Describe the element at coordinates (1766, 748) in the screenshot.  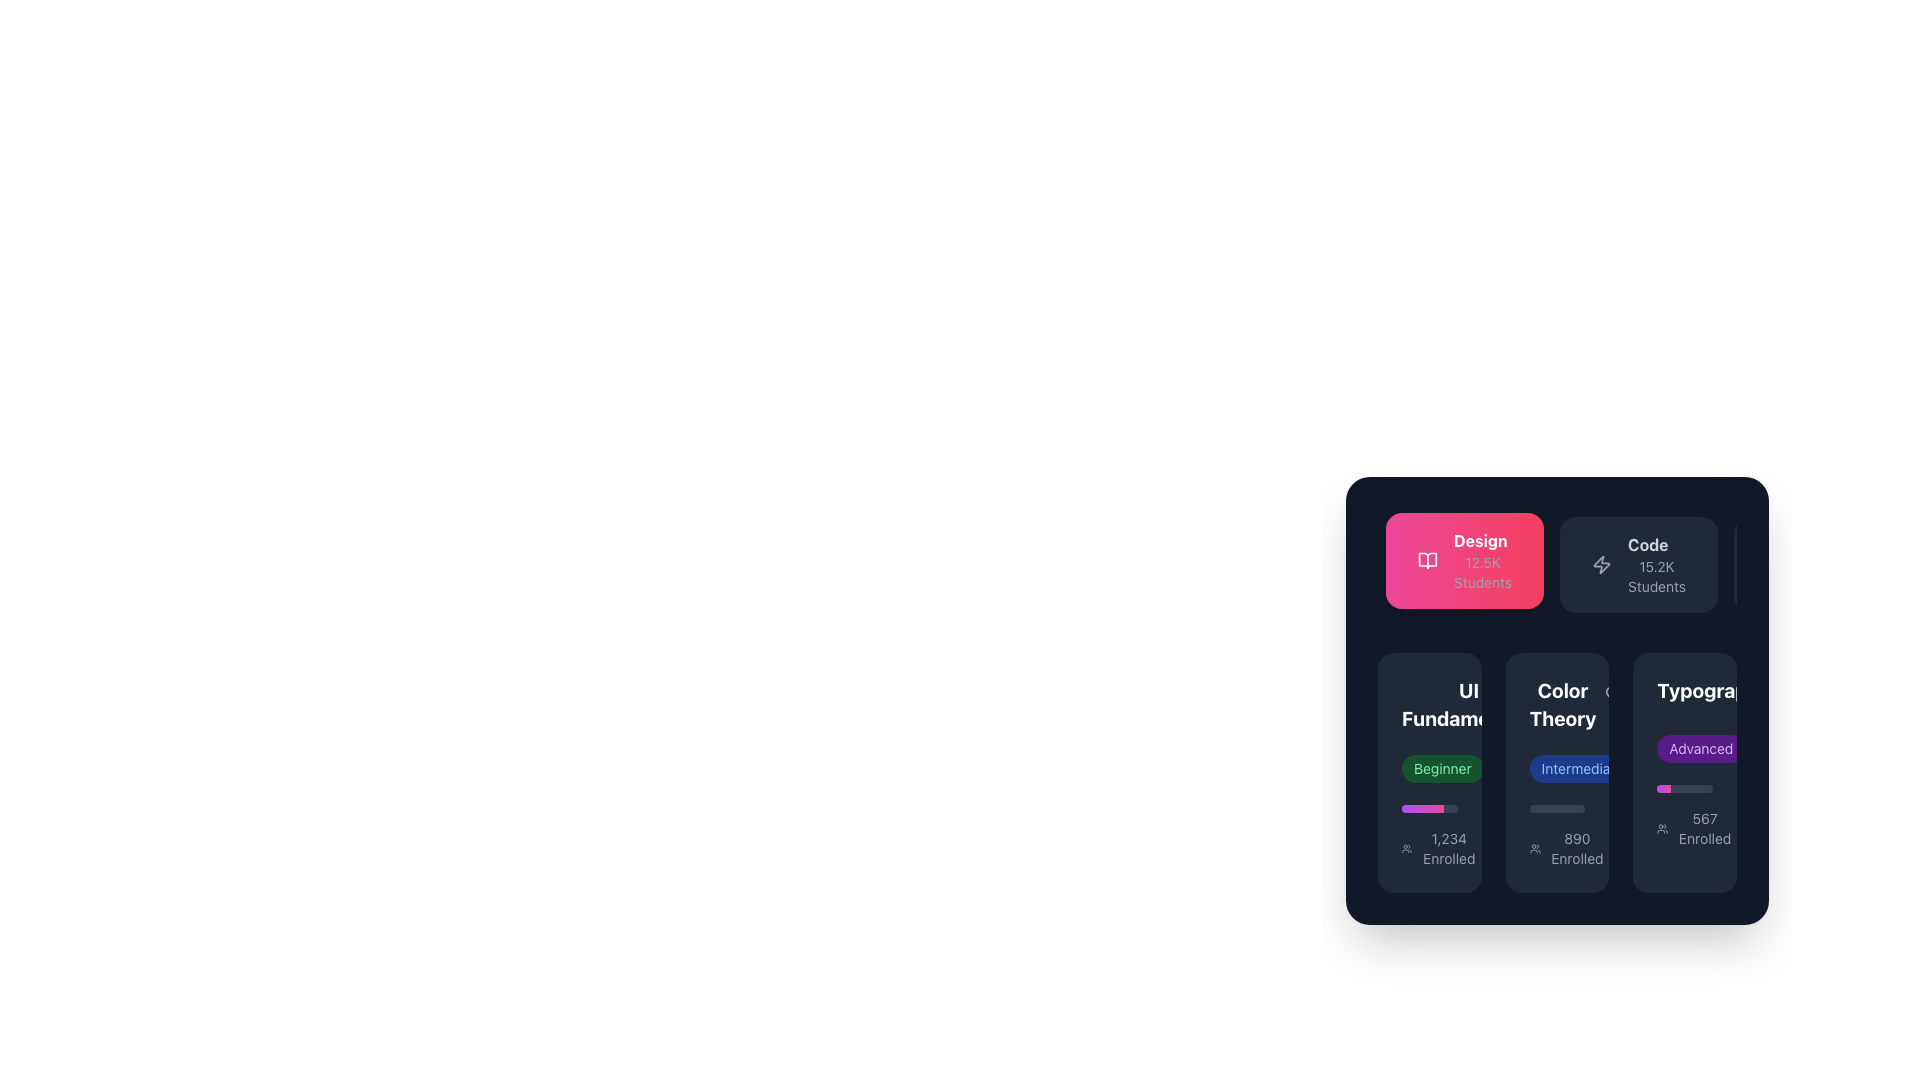
I see `the clock icon located on the right side of the 'Typography' course information panel` at that location.